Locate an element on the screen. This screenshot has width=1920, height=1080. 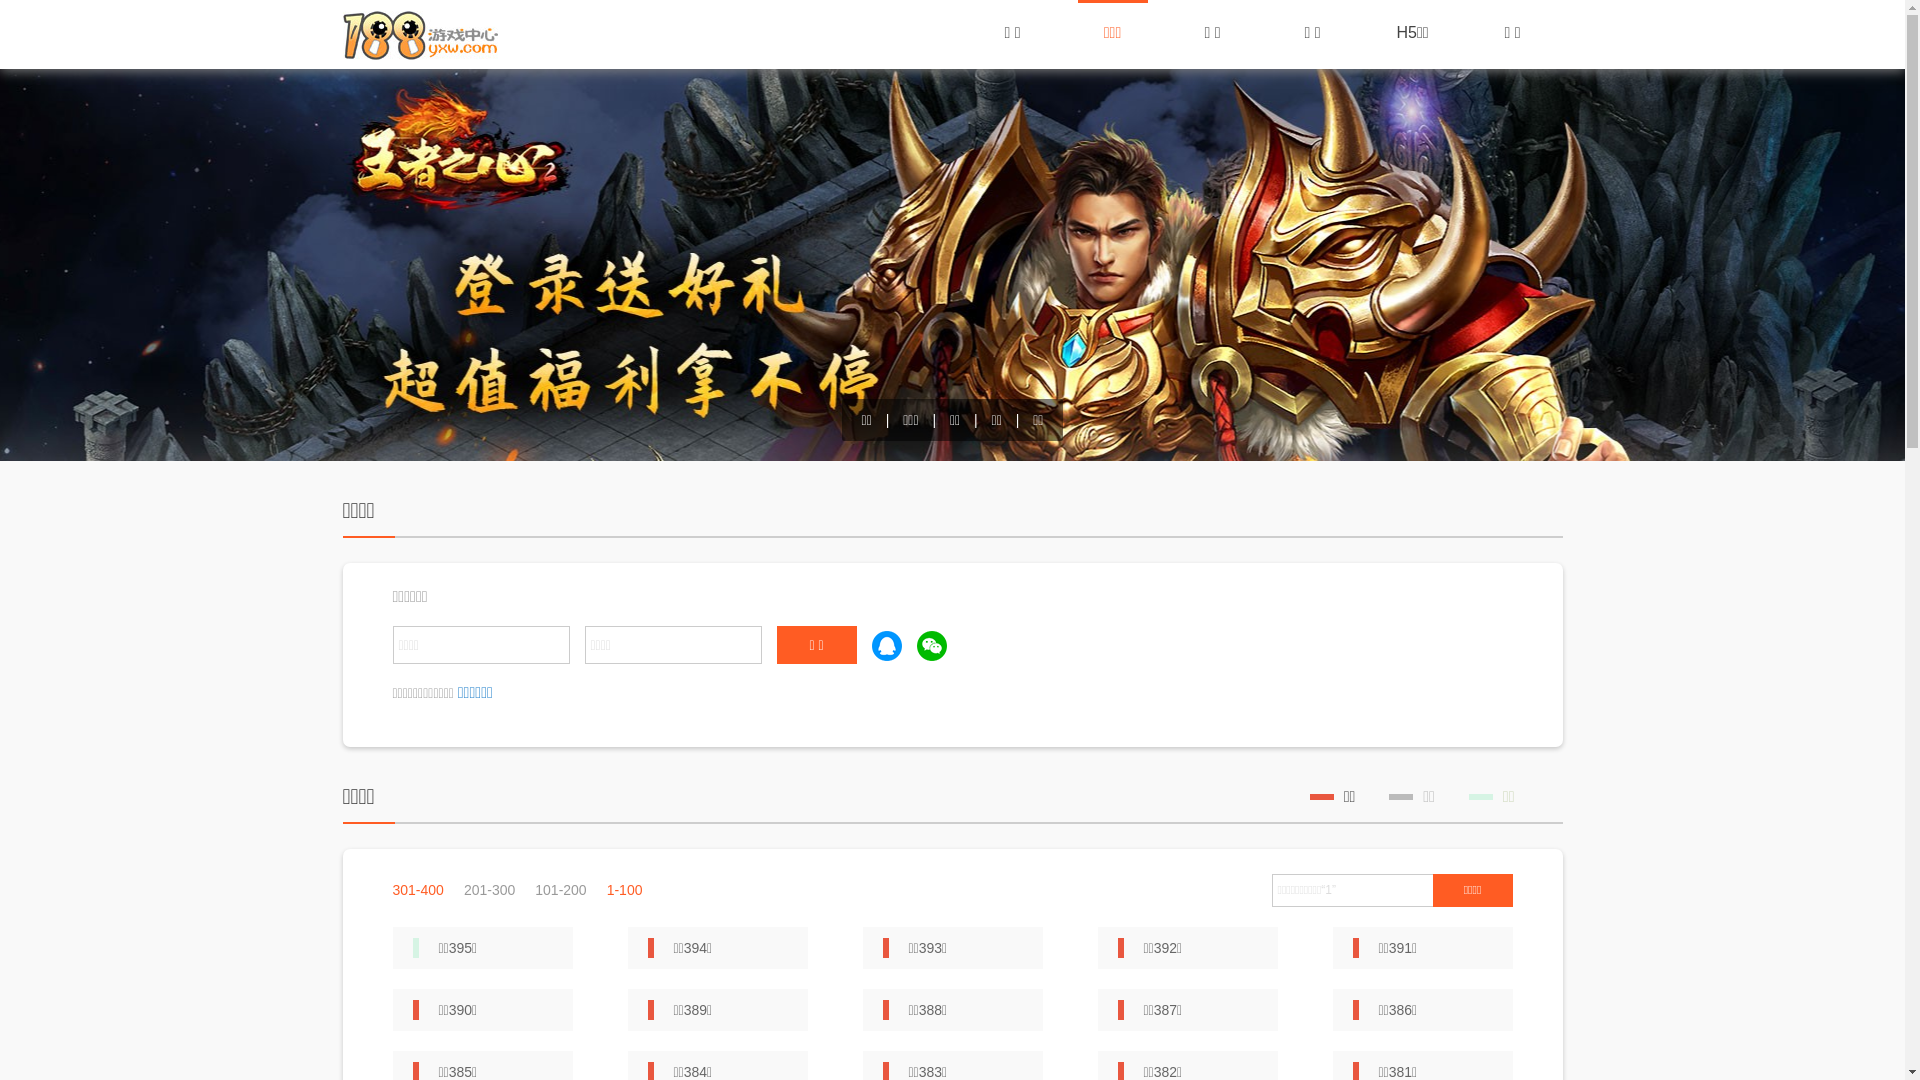
'weixin' is located at coordinates (930, 645).